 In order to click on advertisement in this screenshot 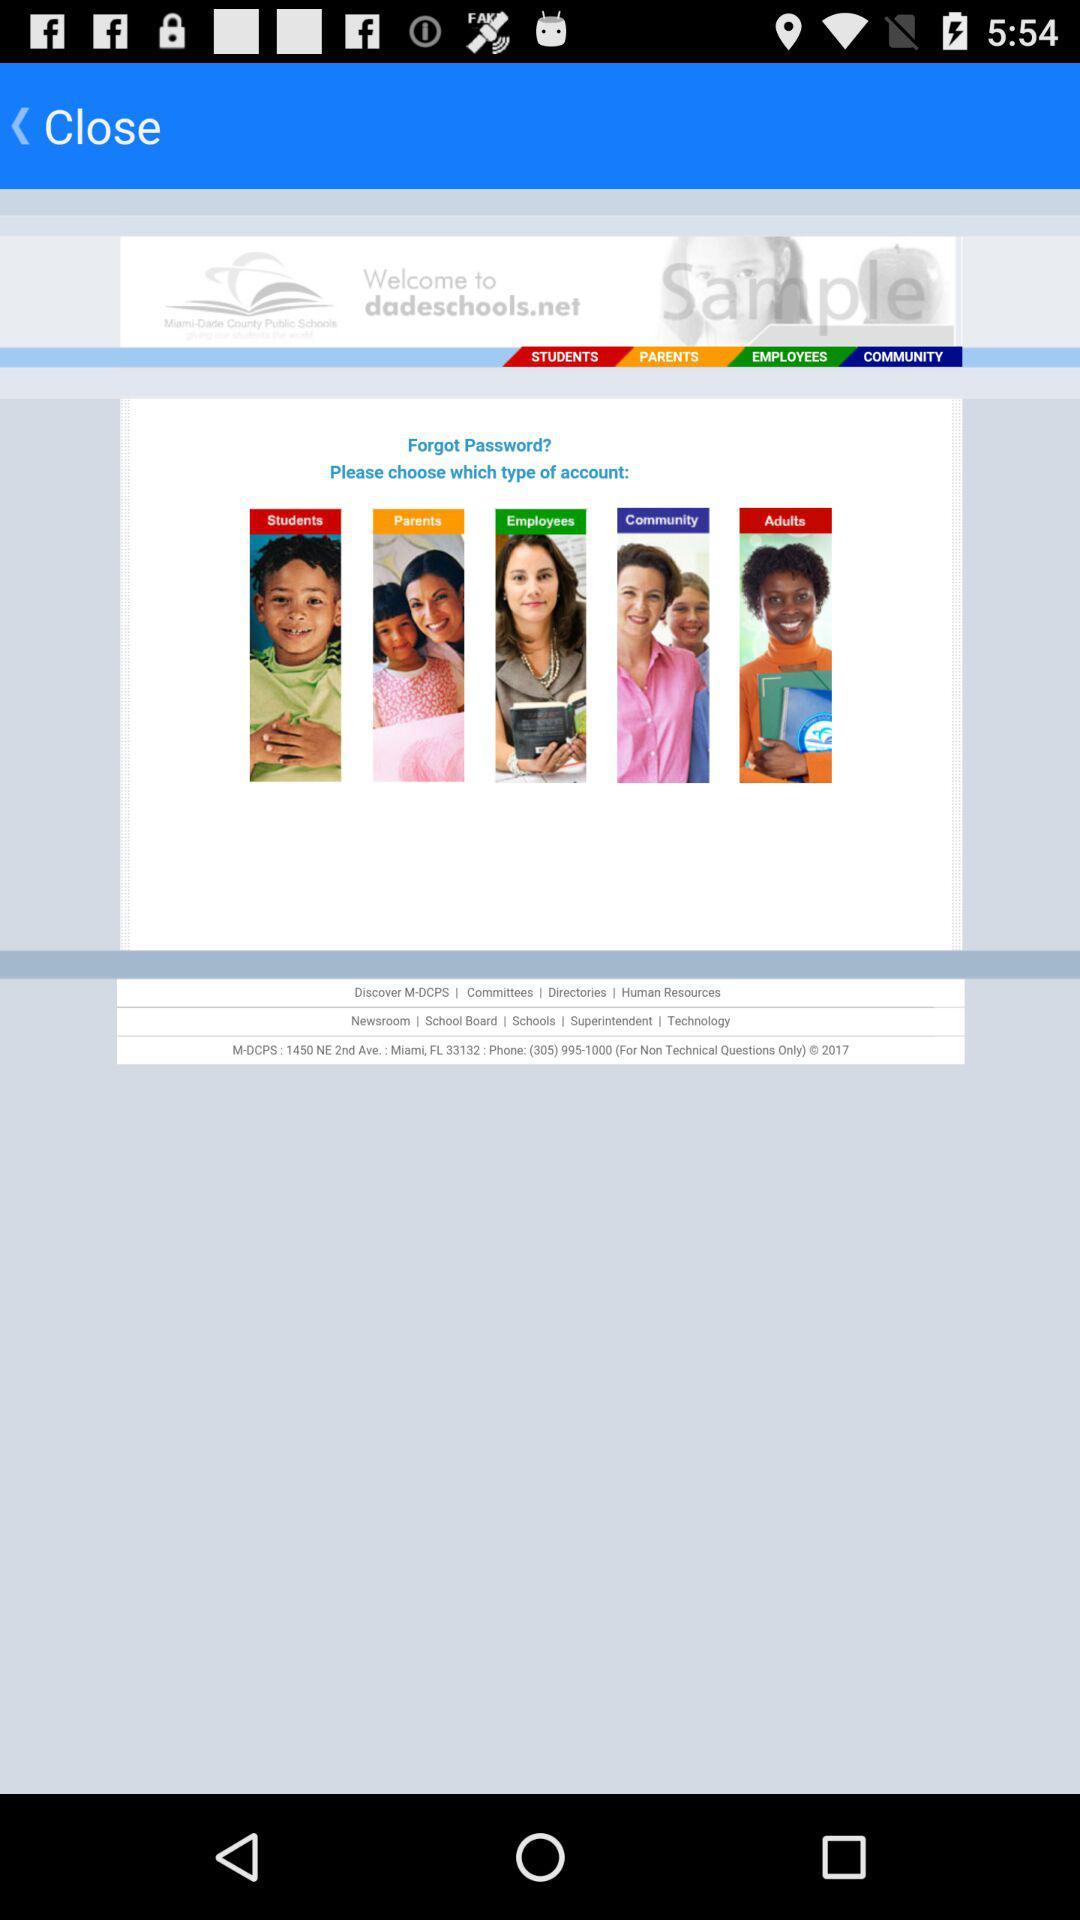, I will do `click(540, 991)`.